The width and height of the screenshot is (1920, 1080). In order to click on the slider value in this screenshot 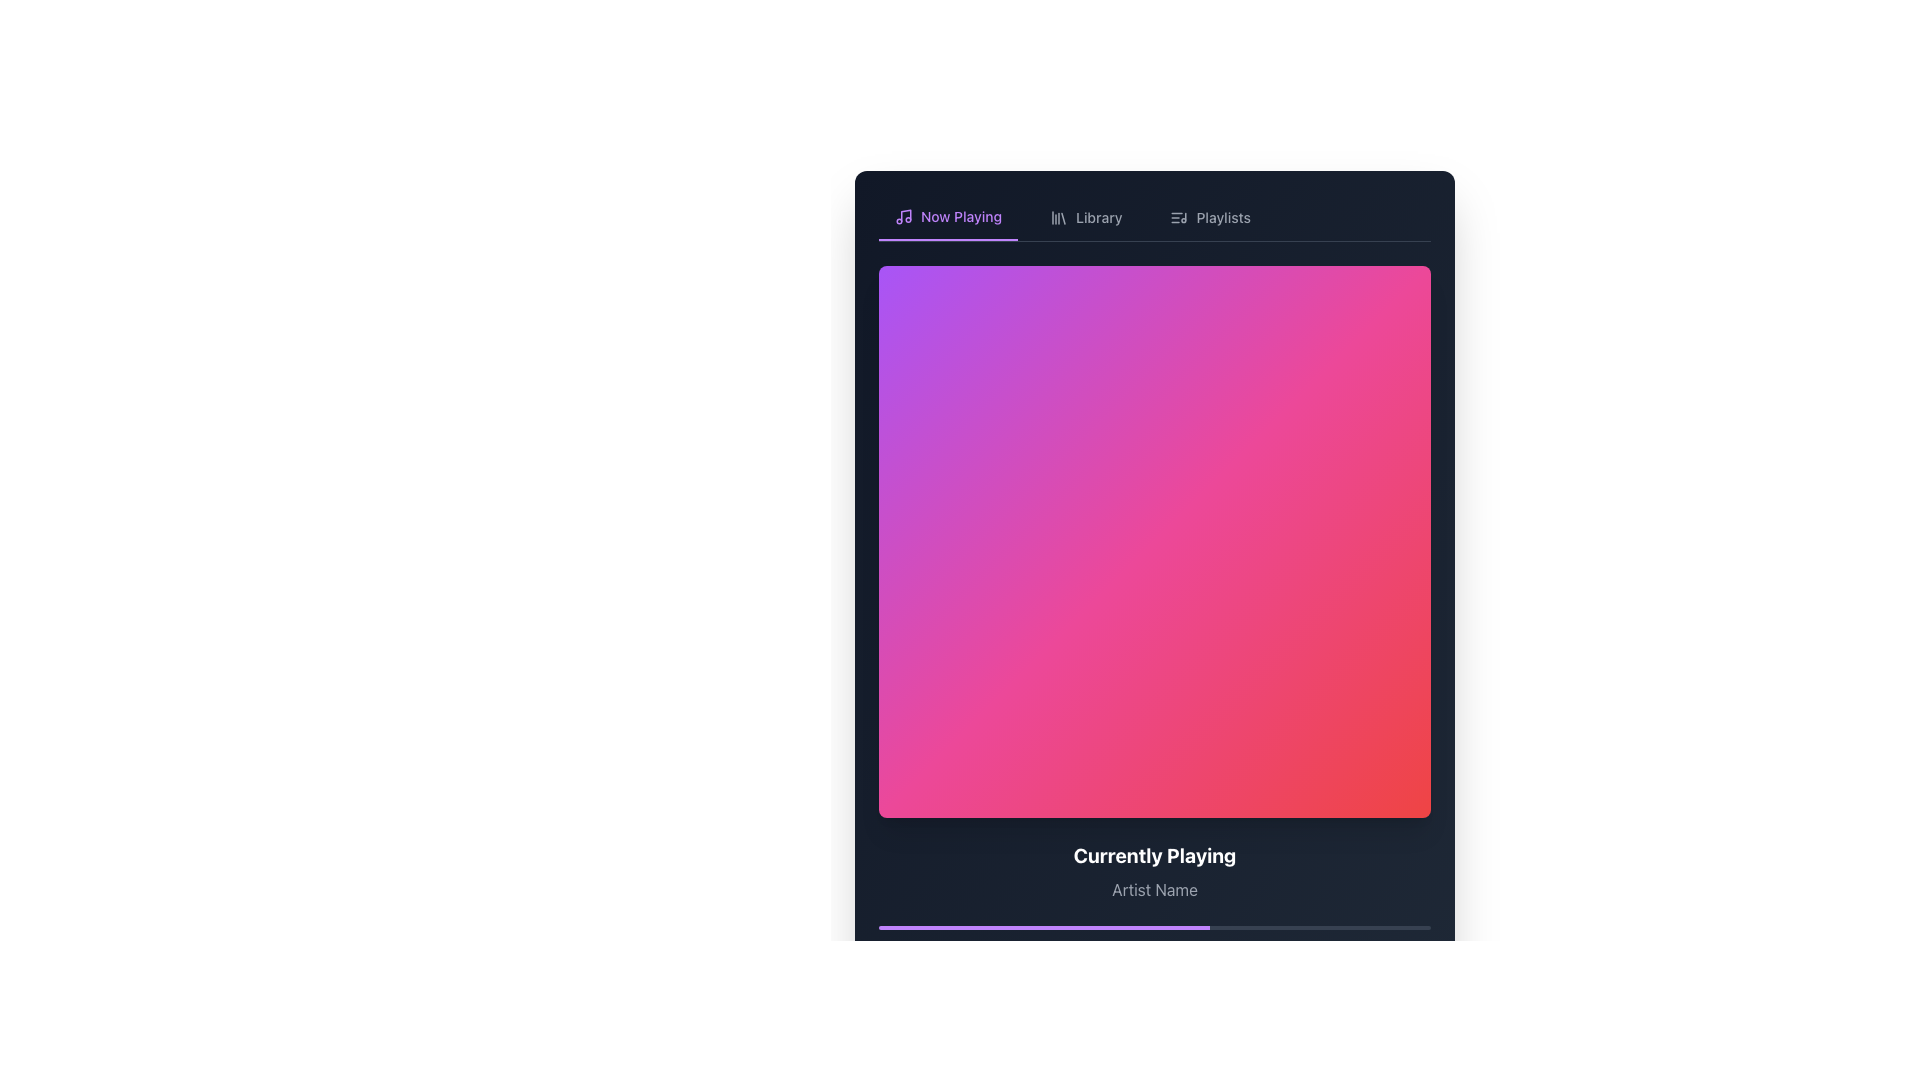, I will do `click(1079, 1063)`.